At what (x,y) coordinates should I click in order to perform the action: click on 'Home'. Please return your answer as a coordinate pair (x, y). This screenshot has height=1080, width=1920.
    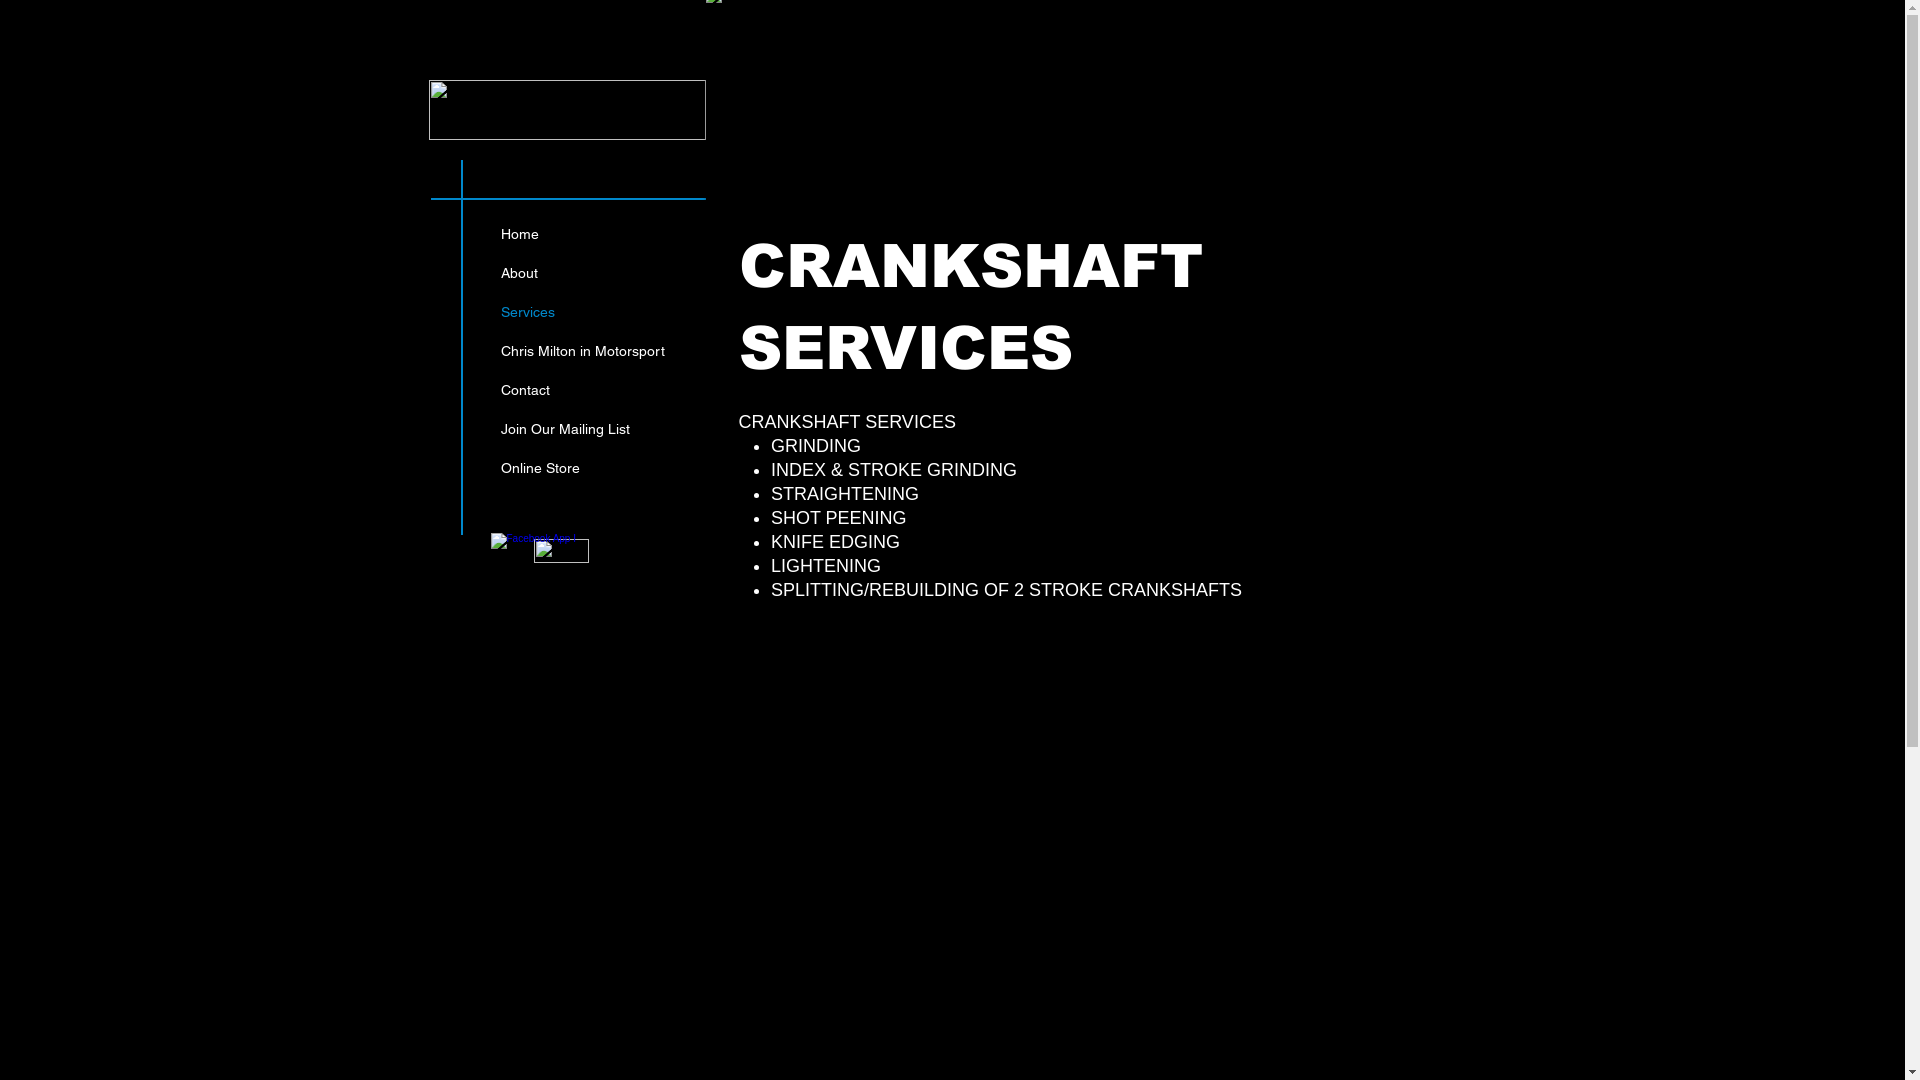
    Looking at the image, I should click on (489, 233).